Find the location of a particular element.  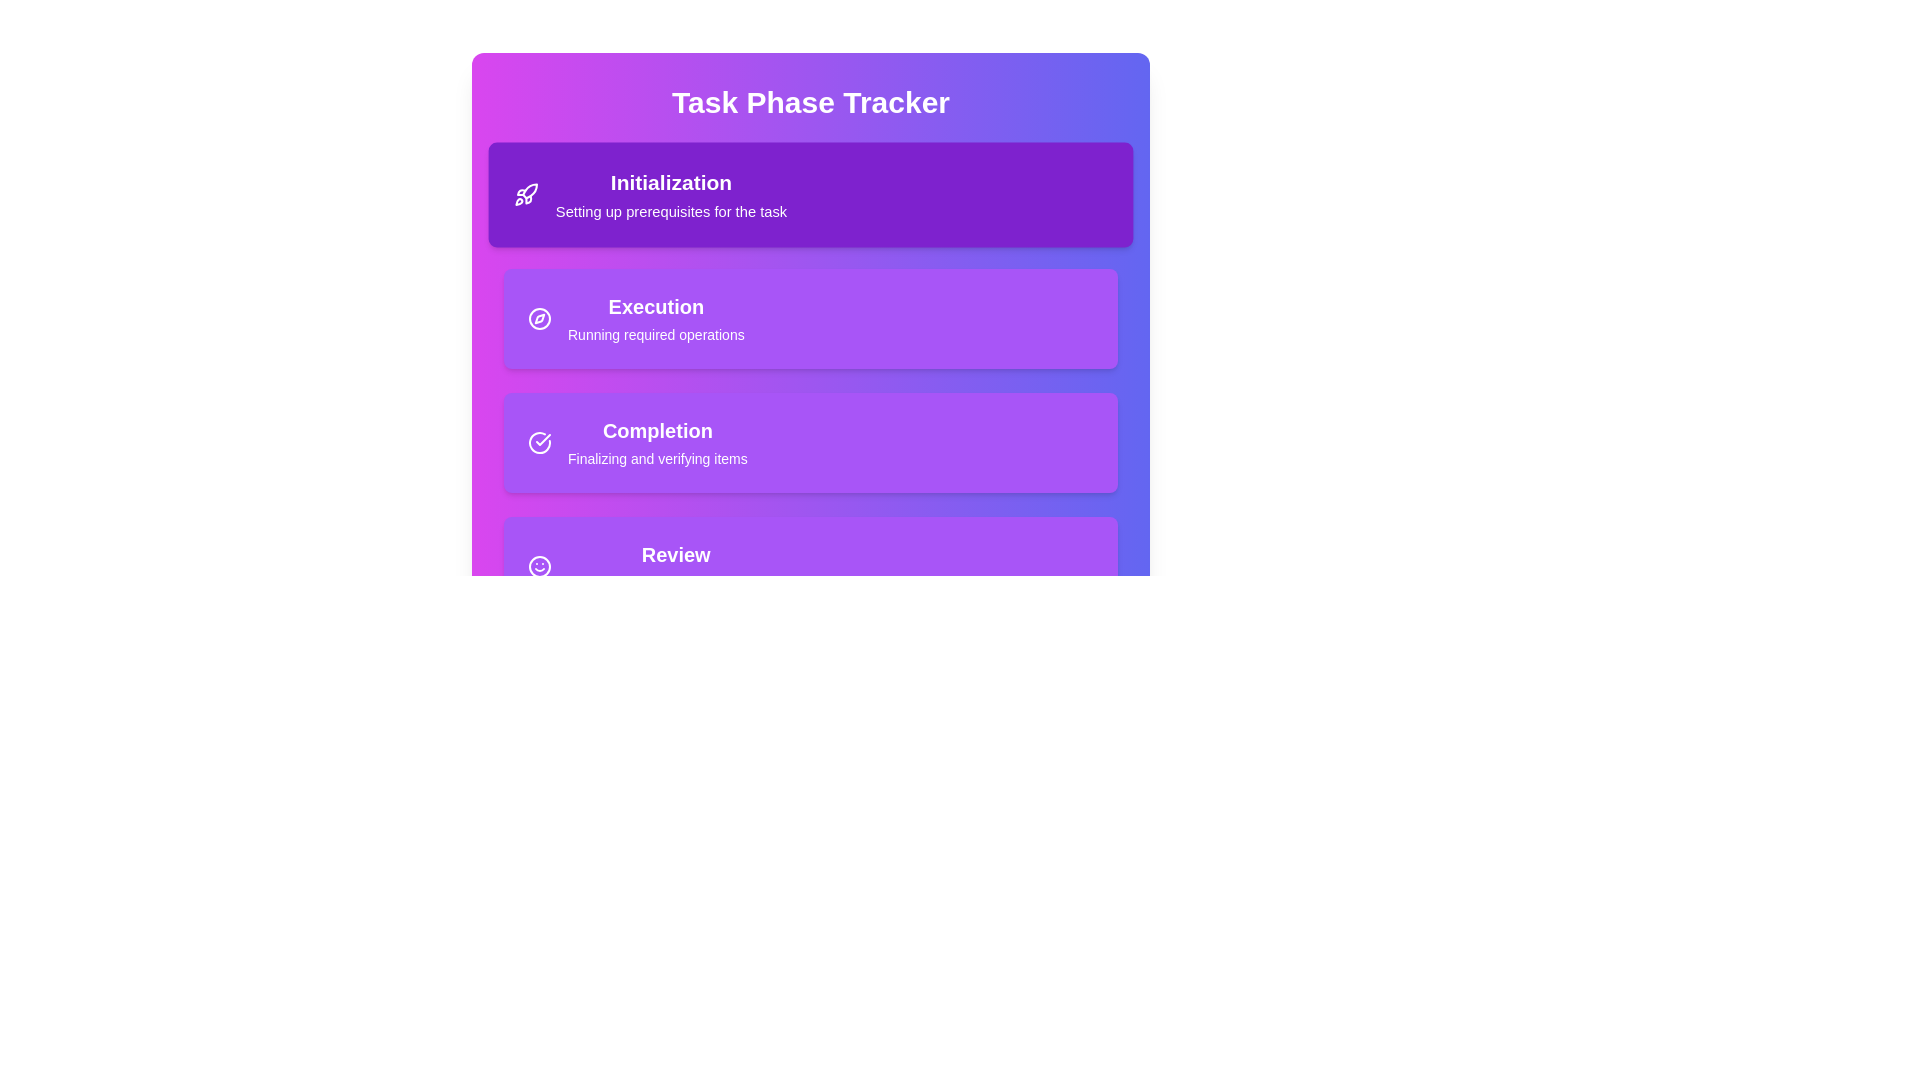

prominently styled header text 'Task Phase Tracker' located at the top of the rounded card with a gradient background is located at coordinates (811, 103).